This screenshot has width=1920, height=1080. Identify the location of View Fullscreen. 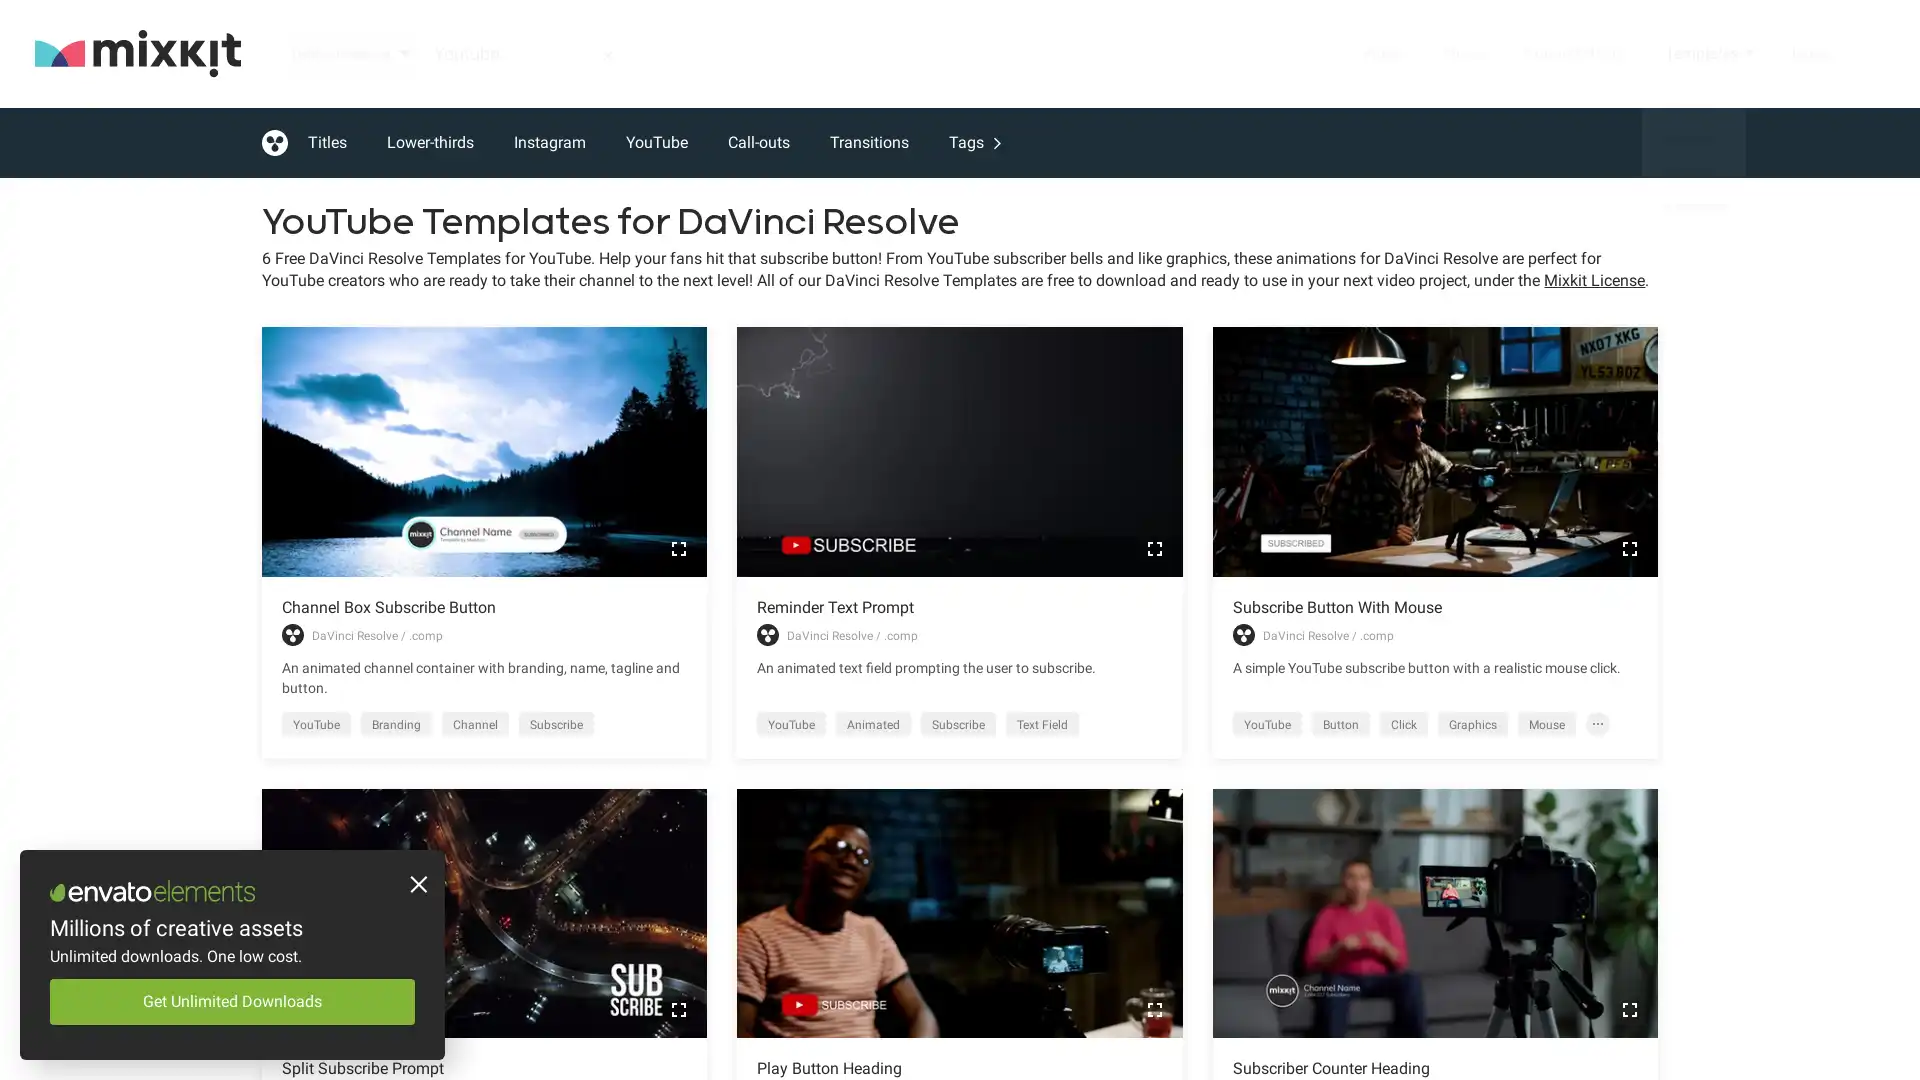
(678, 1010).